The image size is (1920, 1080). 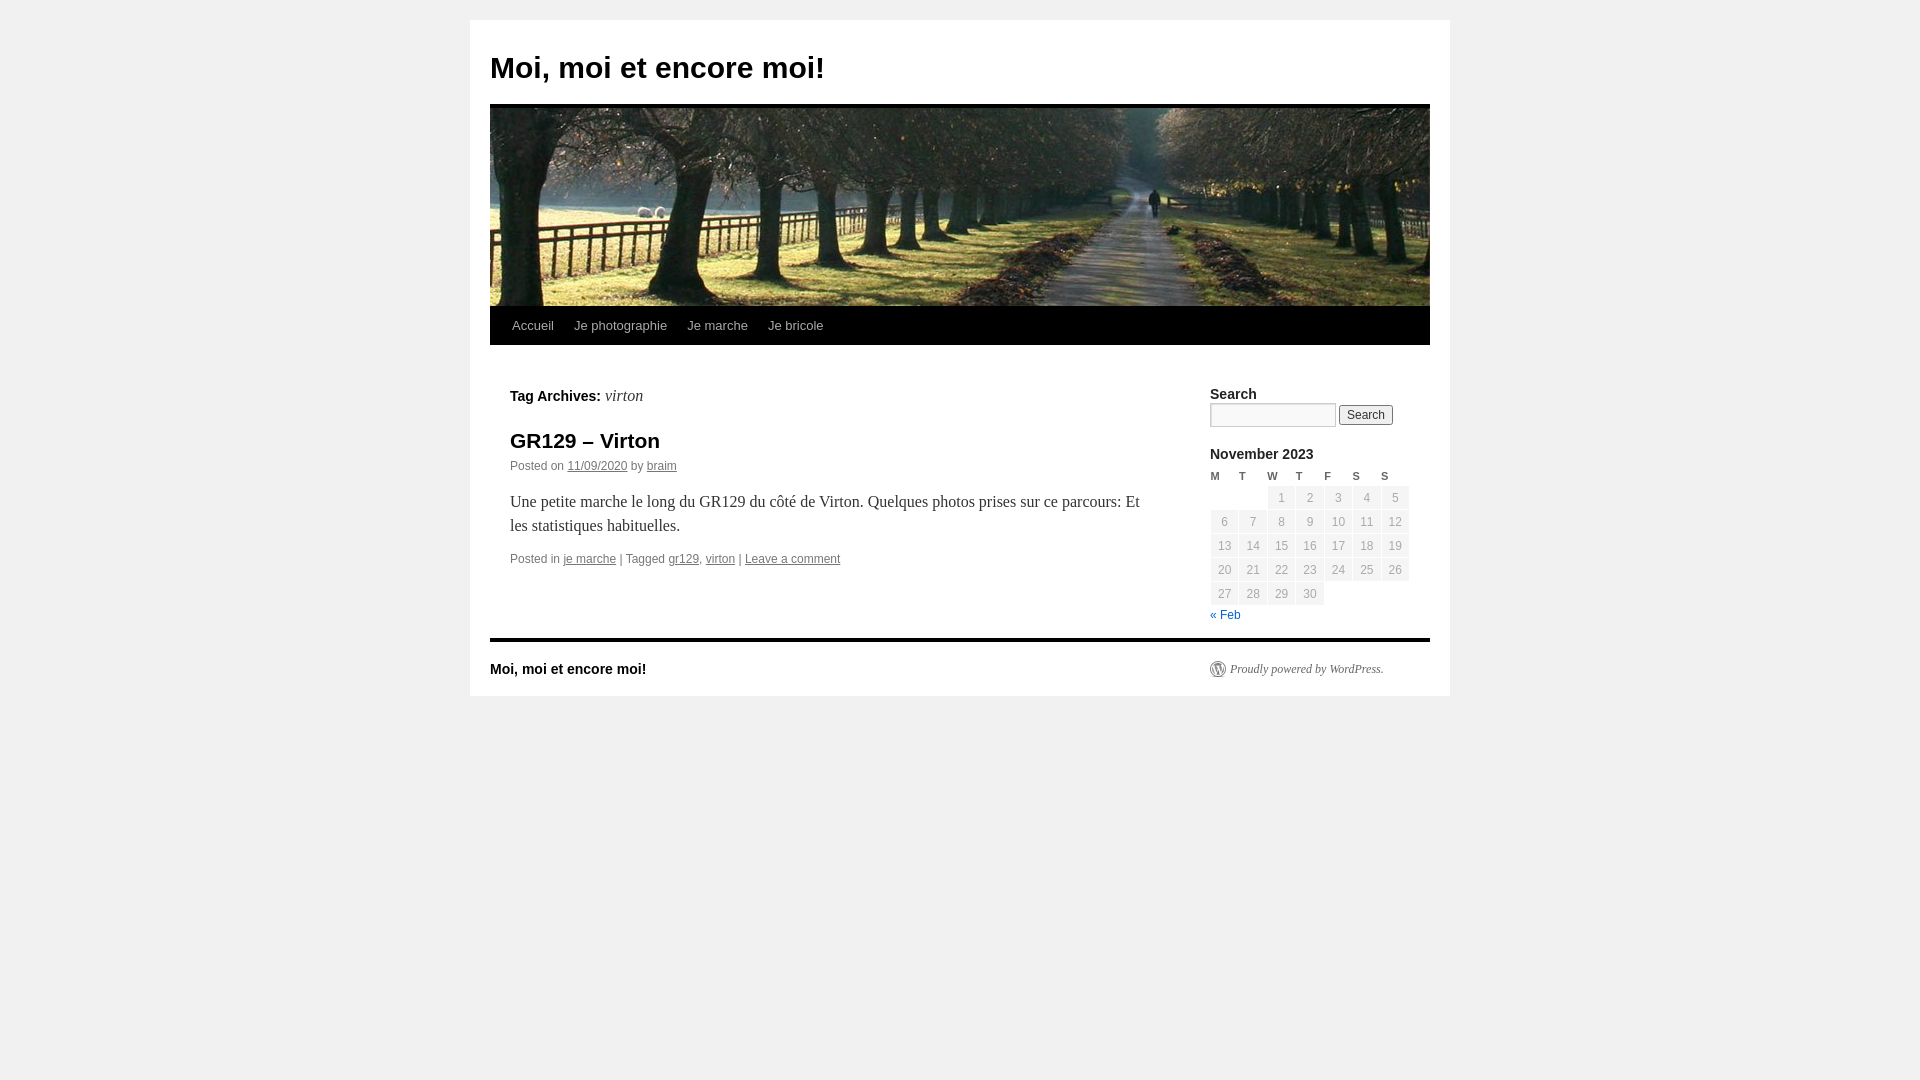 I want to click on 'Je photographie', so click(x=619, y=325).